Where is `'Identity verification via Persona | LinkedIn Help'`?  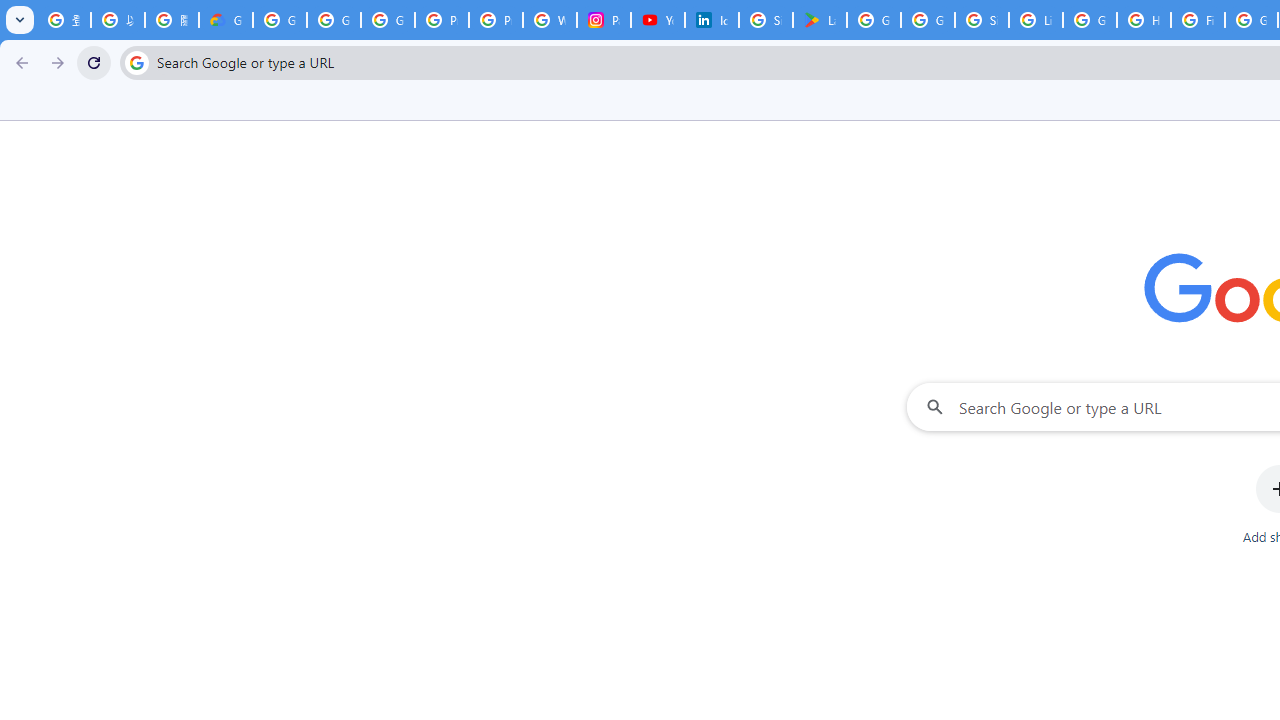 'Identity verification via Persona | LinkedIn Help' is located at coordinates (711, 20).